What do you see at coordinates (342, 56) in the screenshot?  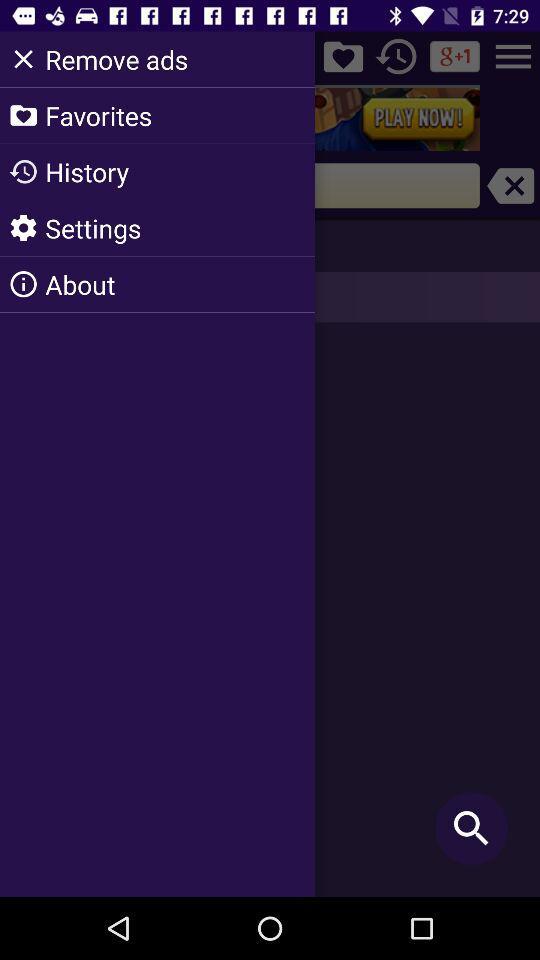 I see `the icon right to remove ads` at bounding box center [342, 56].